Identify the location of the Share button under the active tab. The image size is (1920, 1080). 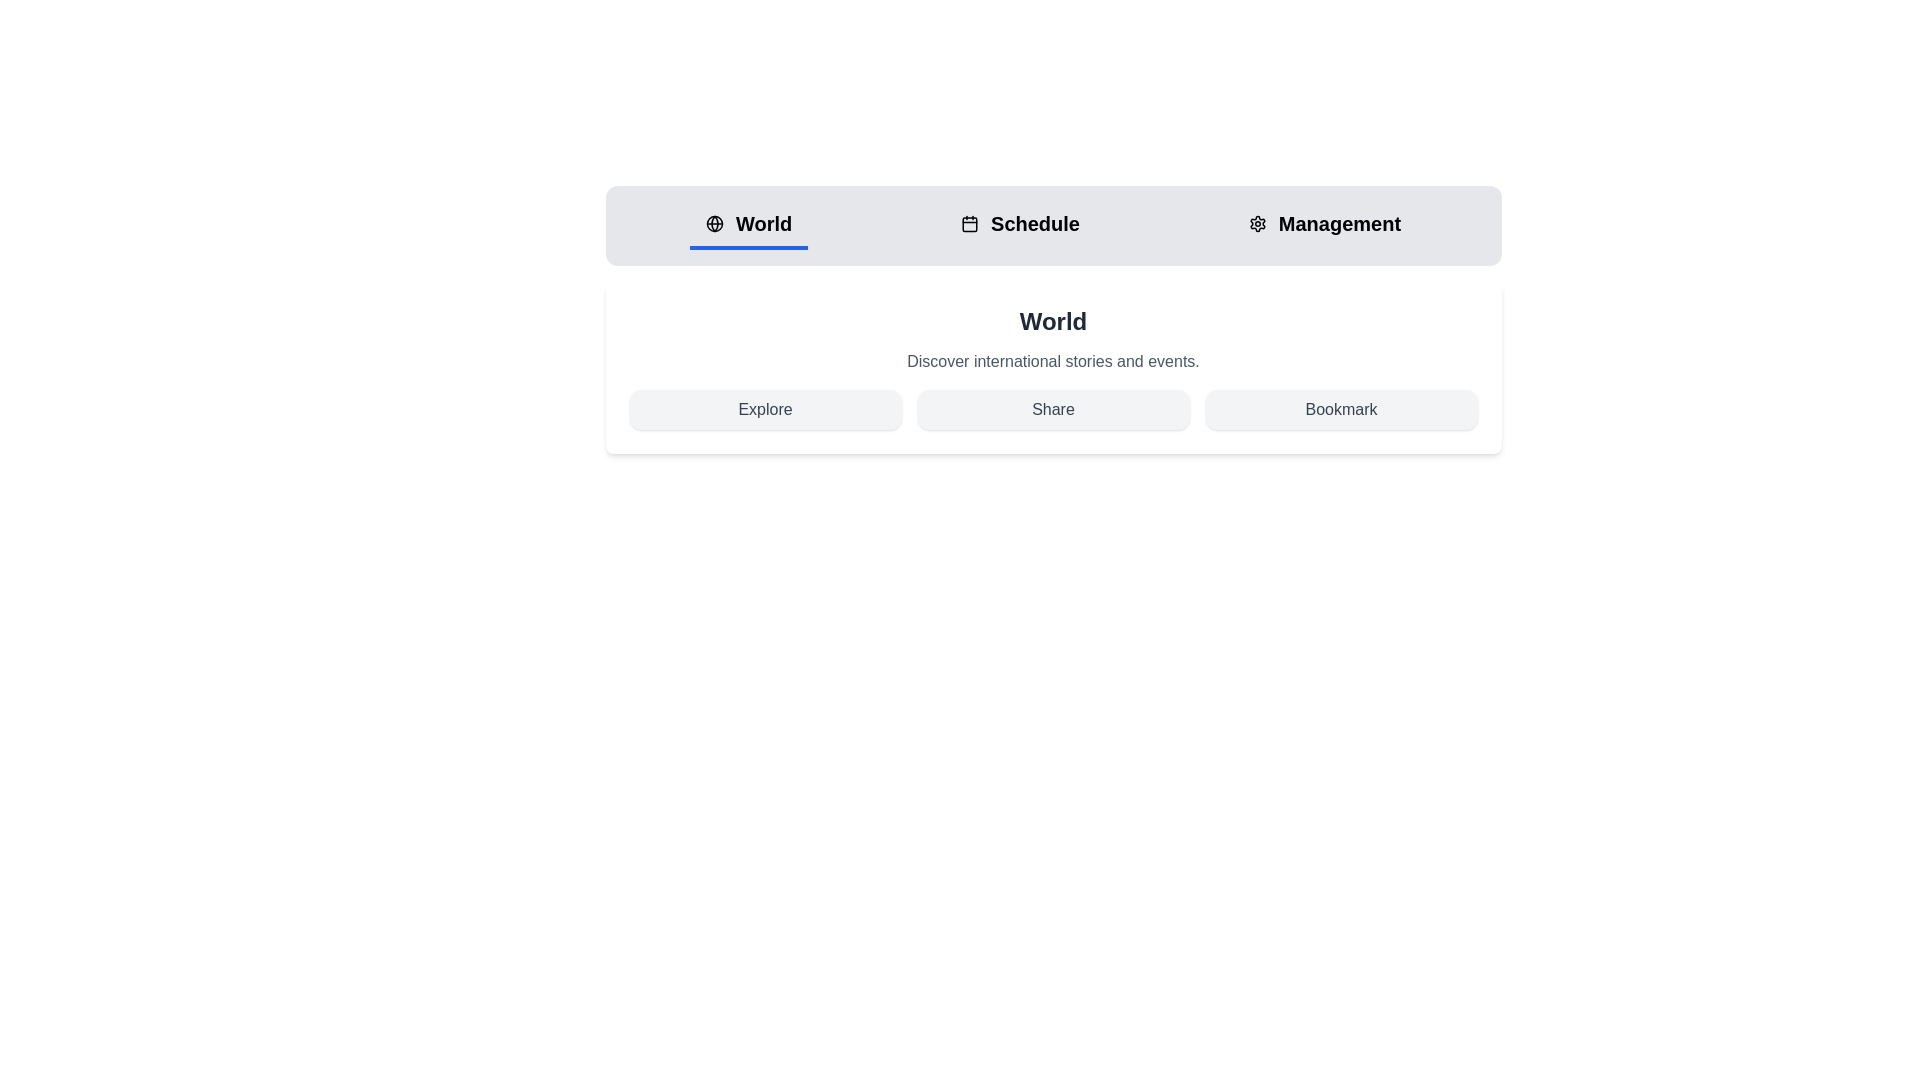
(1052, 408).